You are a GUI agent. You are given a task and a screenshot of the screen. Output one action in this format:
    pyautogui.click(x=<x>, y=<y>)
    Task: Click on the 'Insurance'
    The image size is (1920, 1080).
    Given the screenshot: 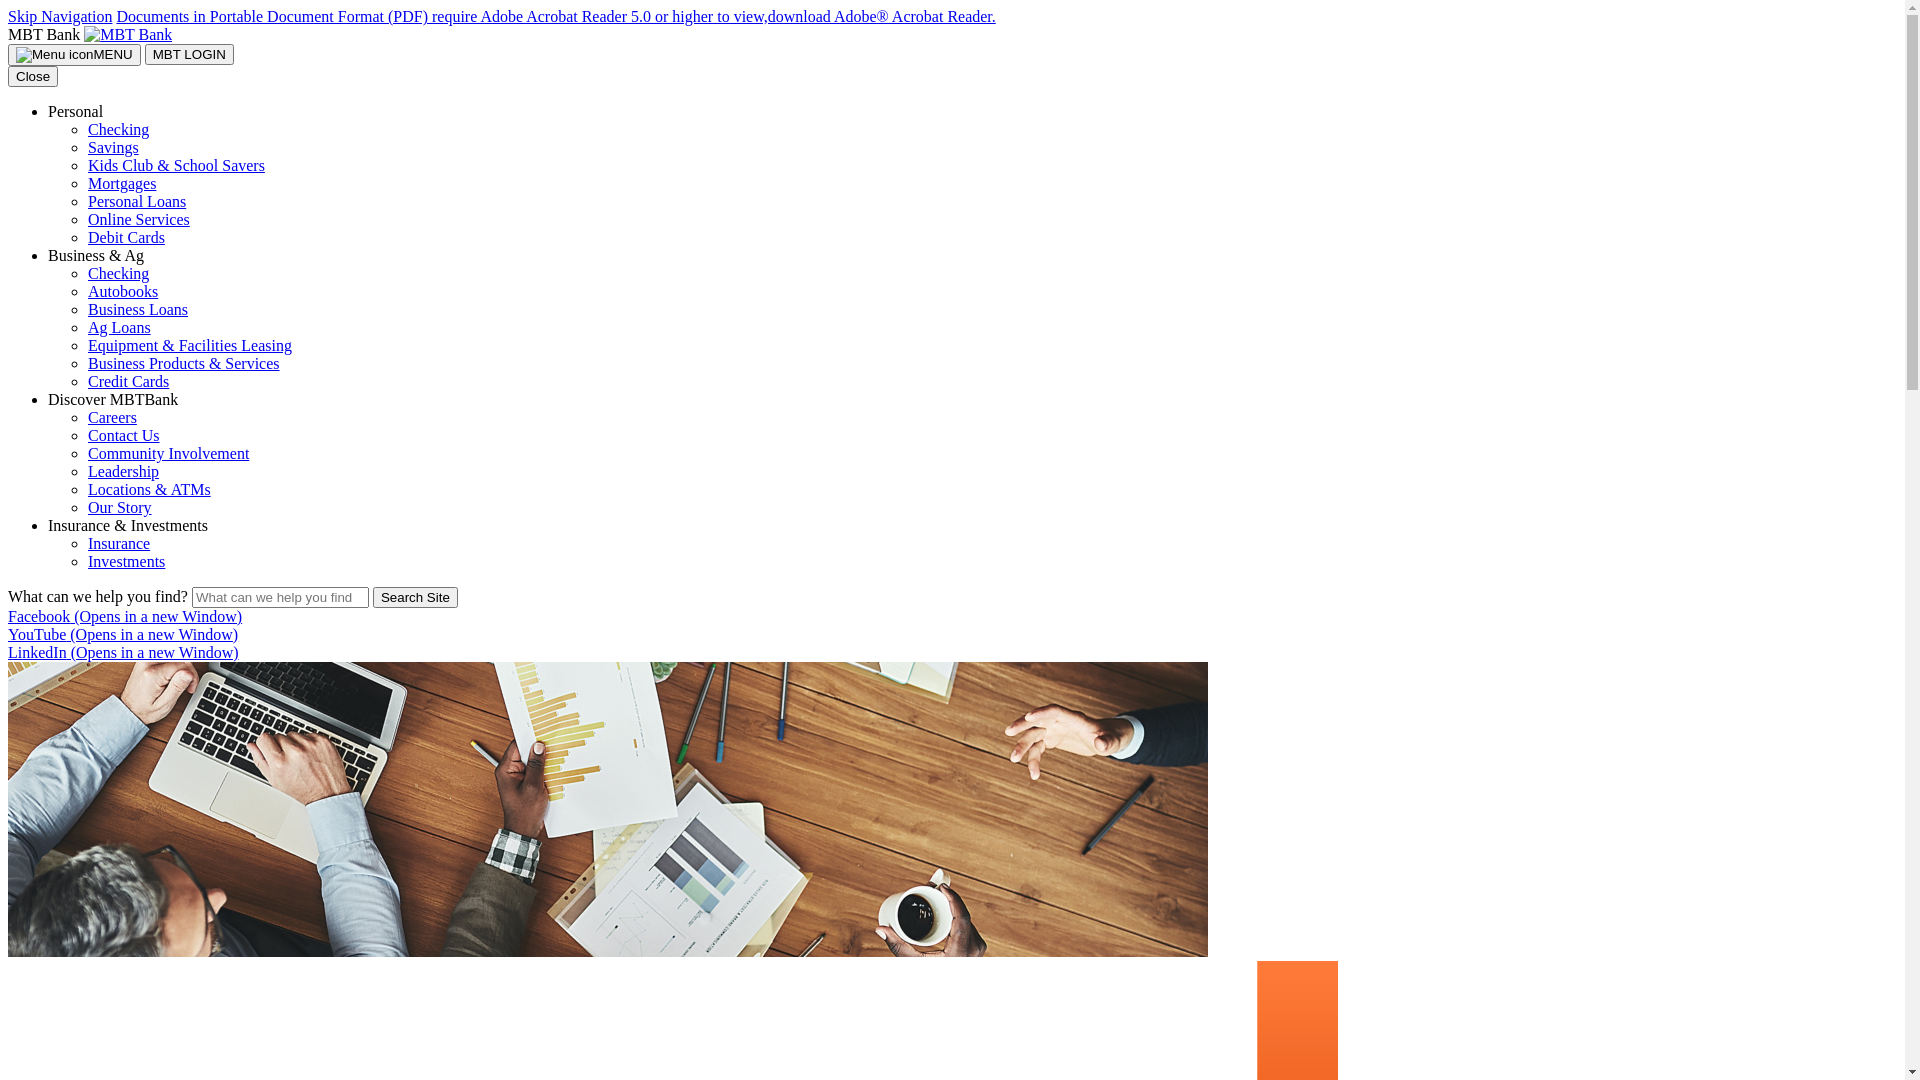 What is the action you would take?
    pyautogui.click(x=118, y=543)
    